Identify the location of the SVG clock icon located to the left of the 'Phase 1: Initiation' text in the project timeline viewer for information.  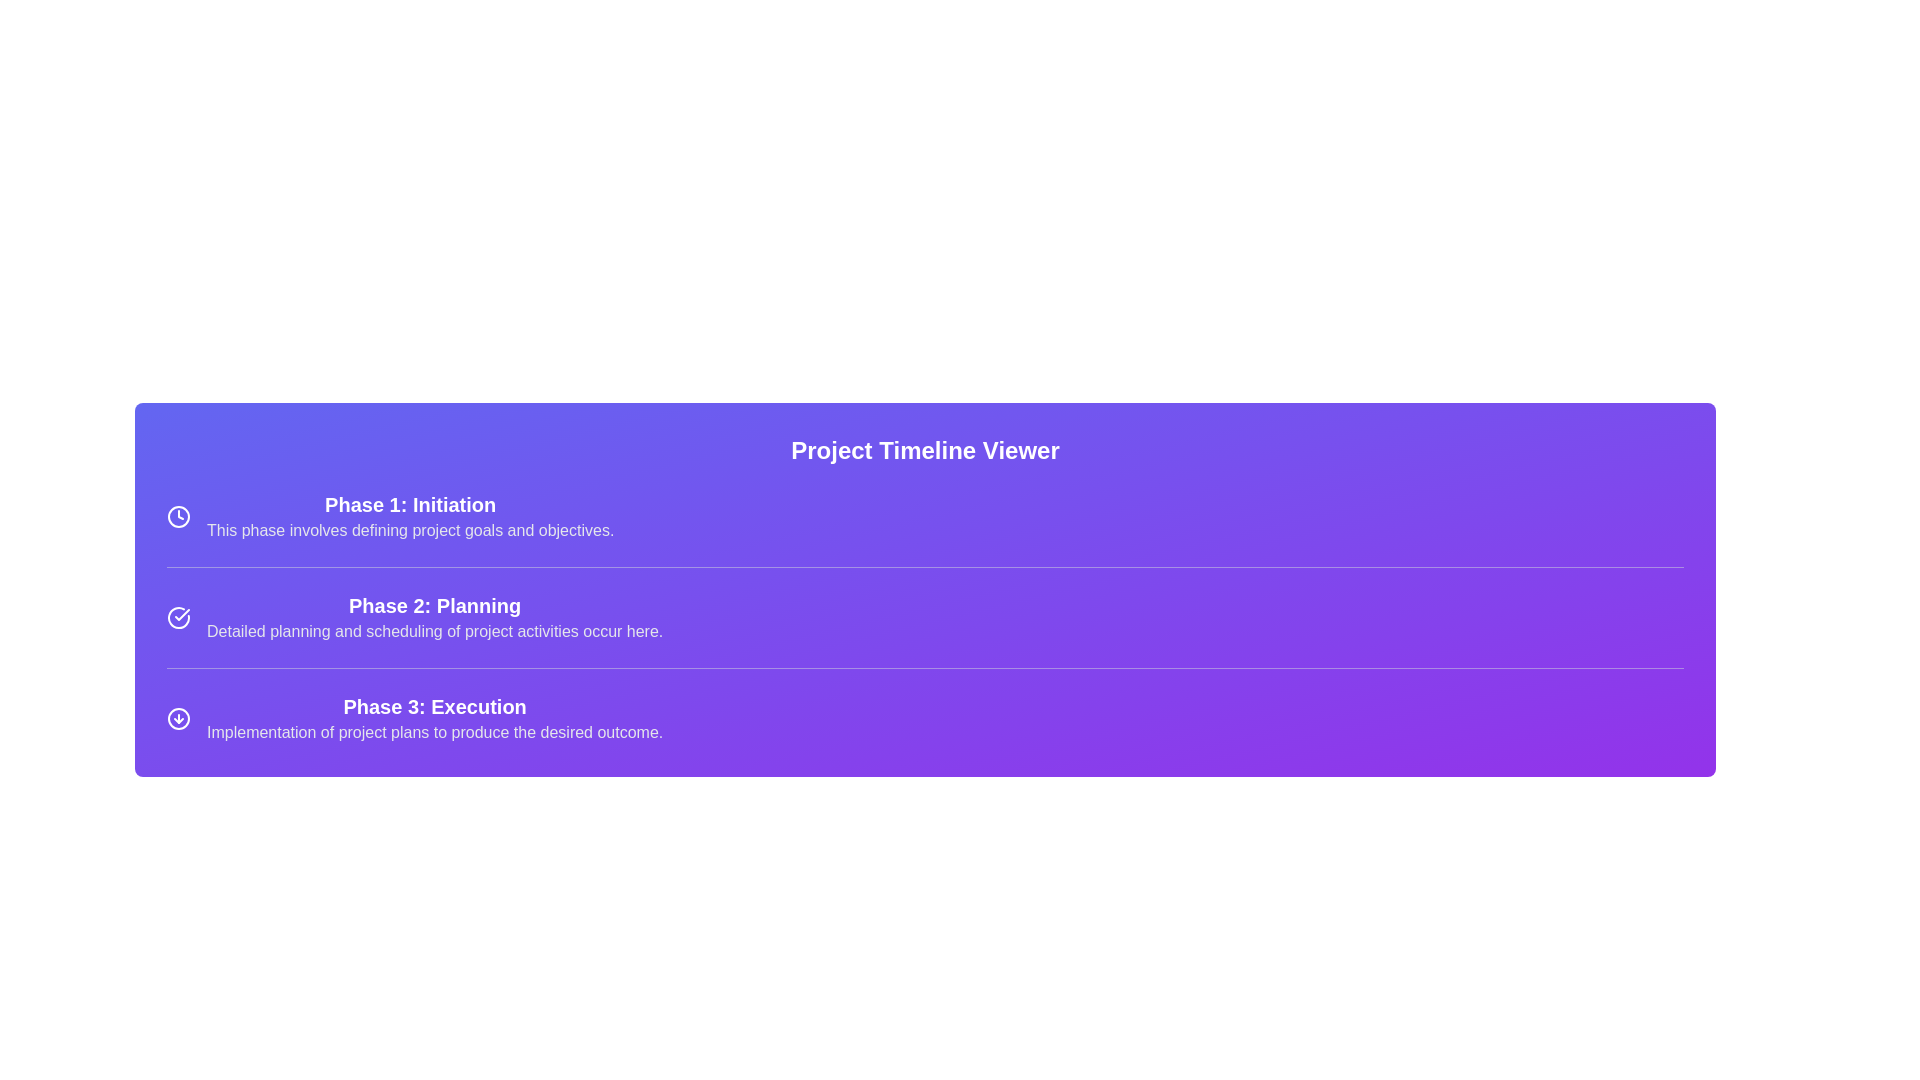
(178, 515).